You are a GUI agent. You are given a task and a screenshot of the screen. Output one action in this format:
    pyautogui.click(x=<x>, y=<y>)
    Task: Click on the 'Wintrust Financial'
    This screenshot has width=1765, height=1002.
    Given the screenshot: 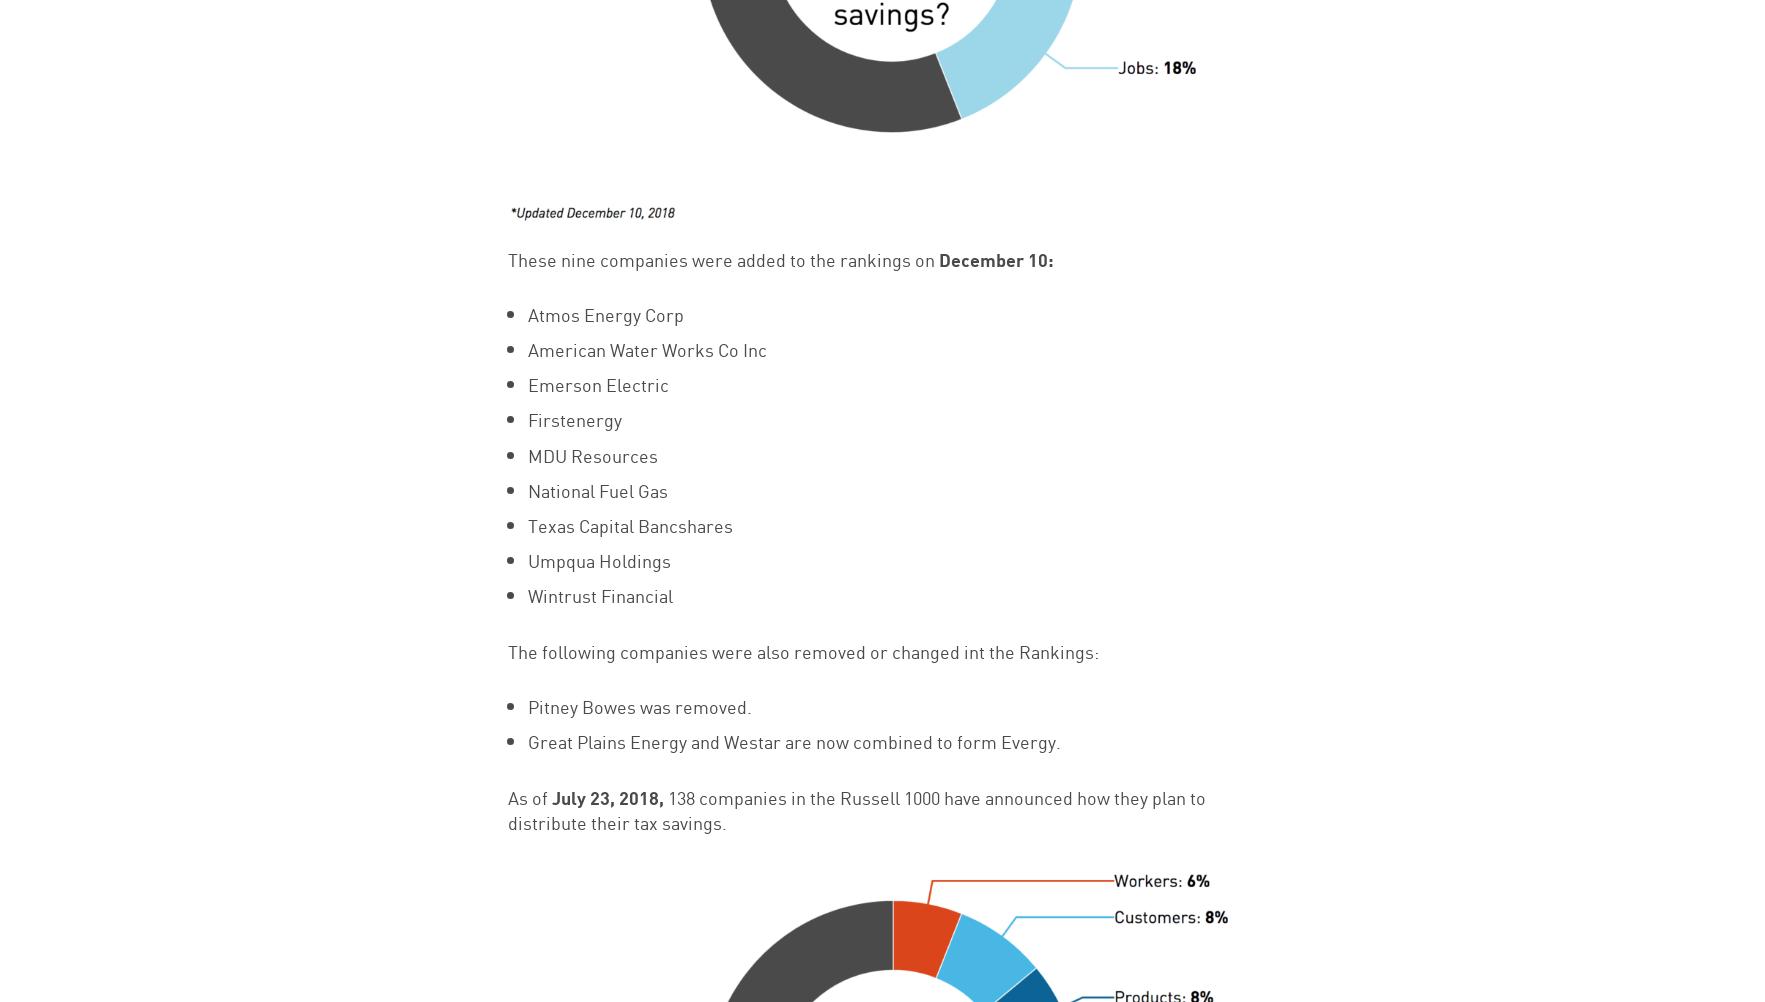 What is the action you would take?
    pyautogui.click(x=598, y=593)
    